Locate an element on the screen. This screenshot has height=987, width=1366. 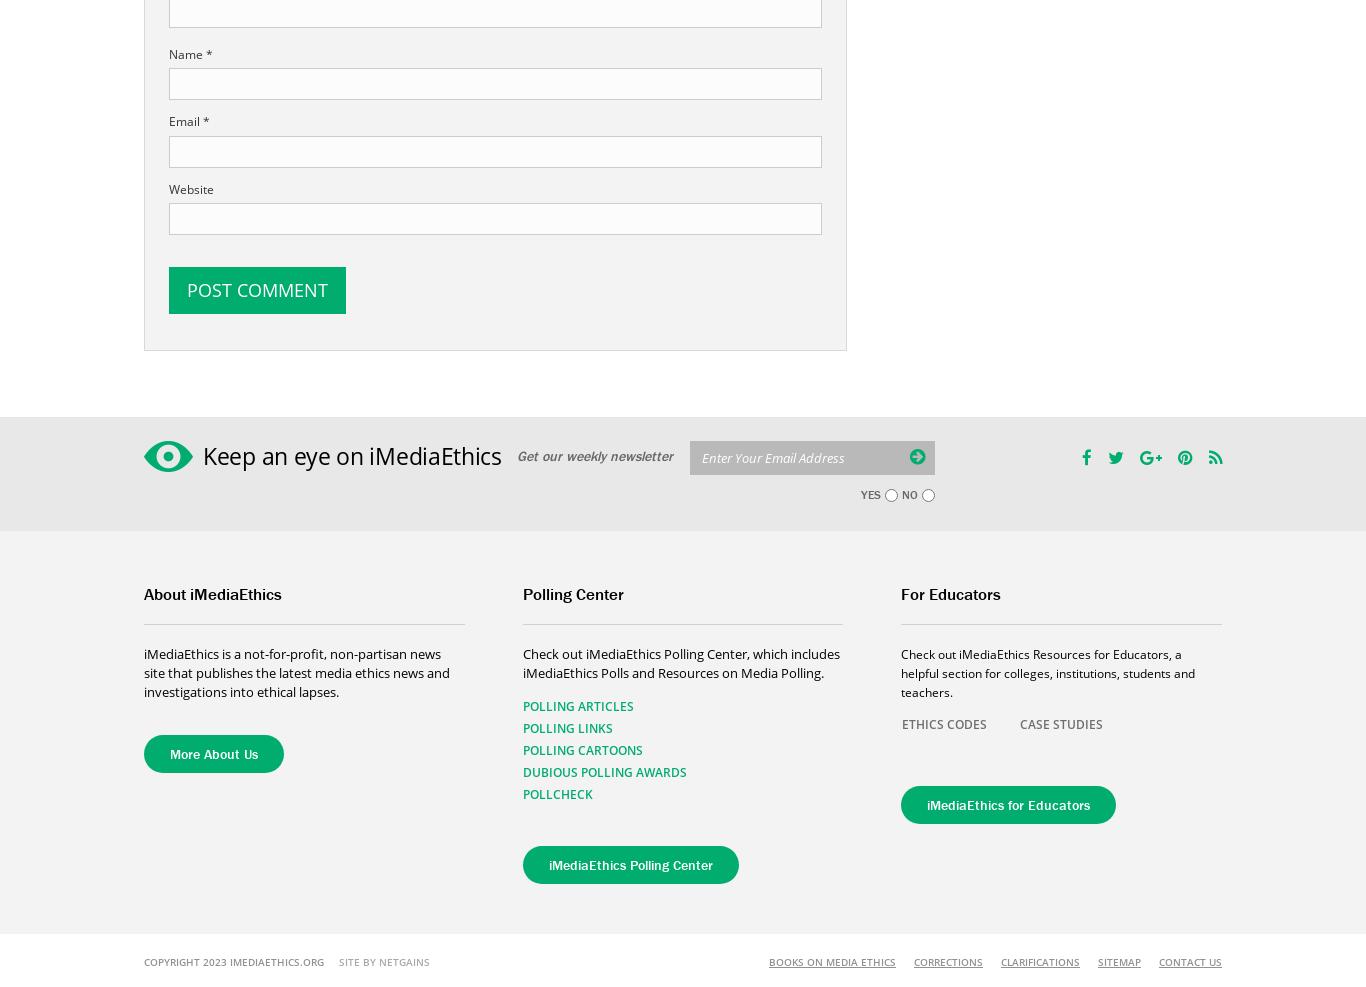
'Polling Links' is located at coordinates (567, 726).